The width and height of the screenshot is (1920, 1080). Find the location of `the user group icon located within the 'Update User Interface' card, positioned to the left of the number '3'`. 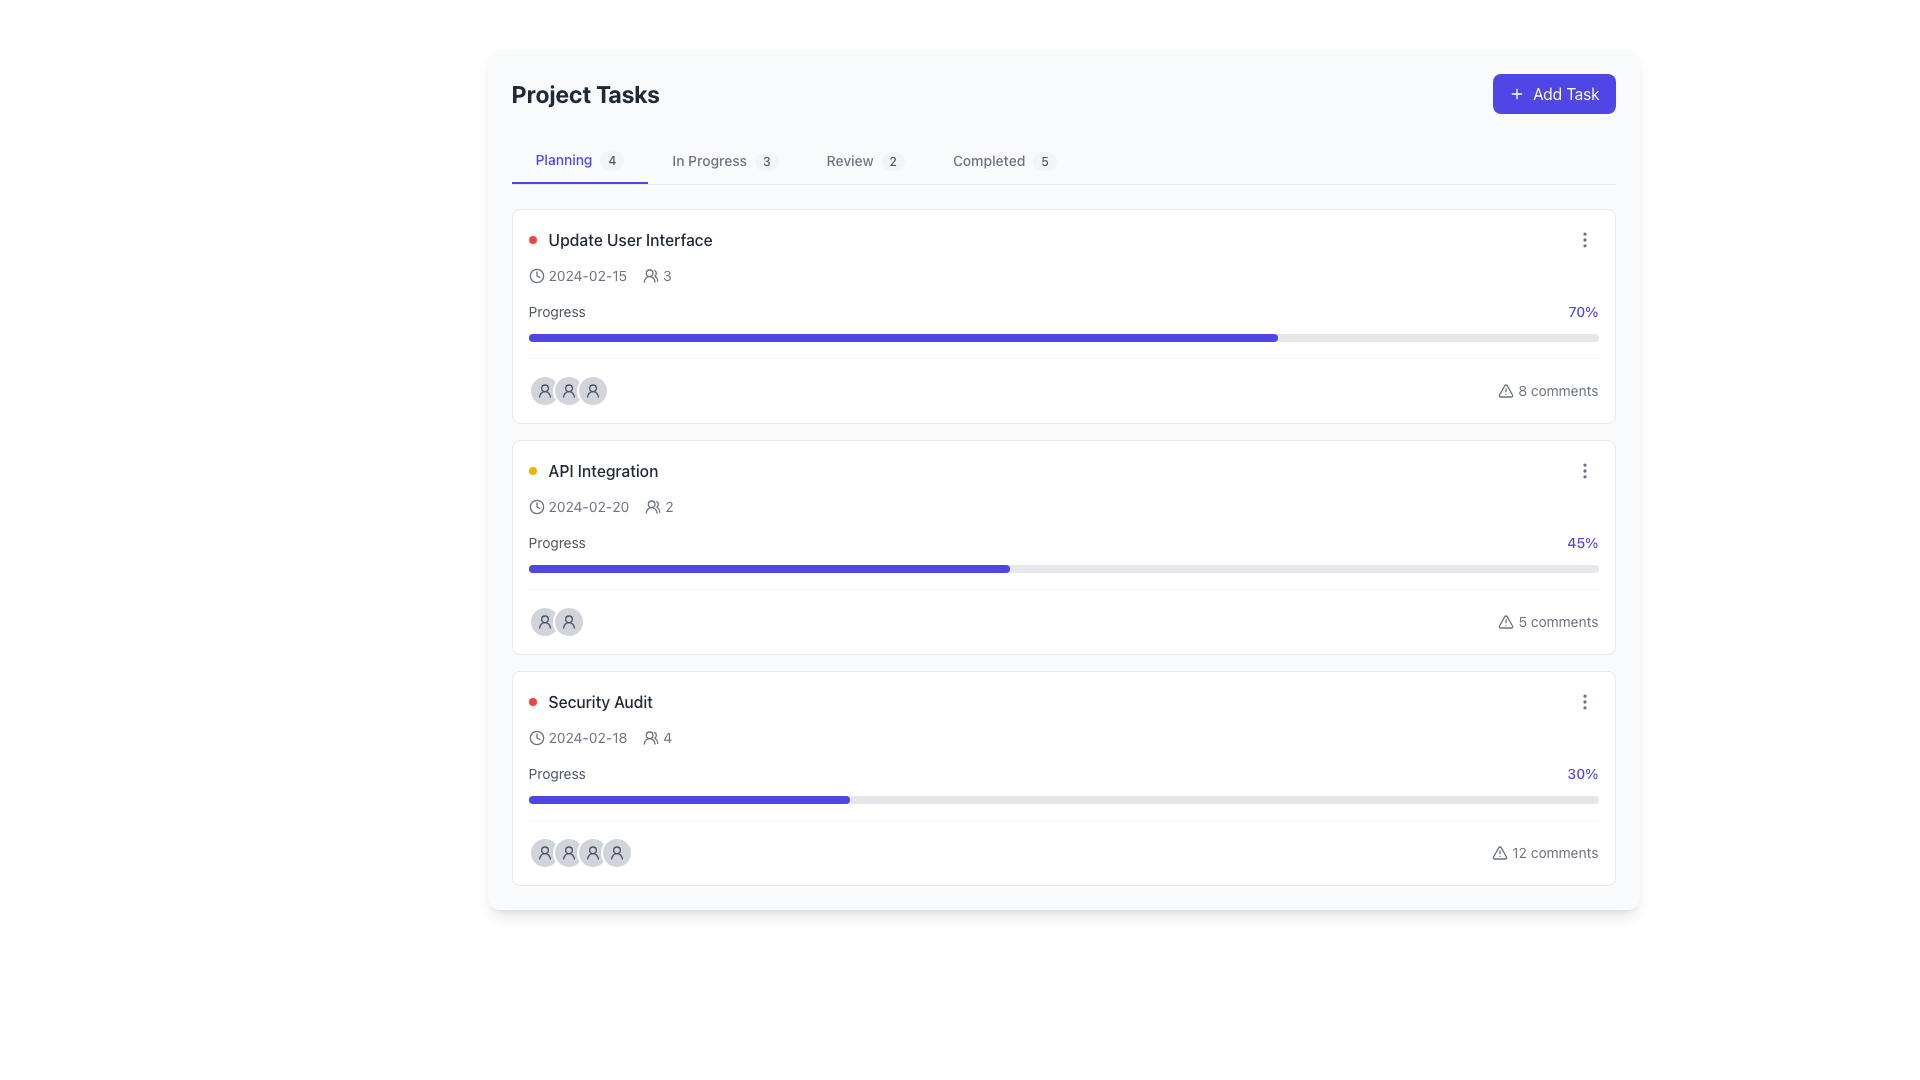

the user group icon located within the 'Update User Interface' card, positioned to the left of the number '3' is located at coordinates (651, 276).